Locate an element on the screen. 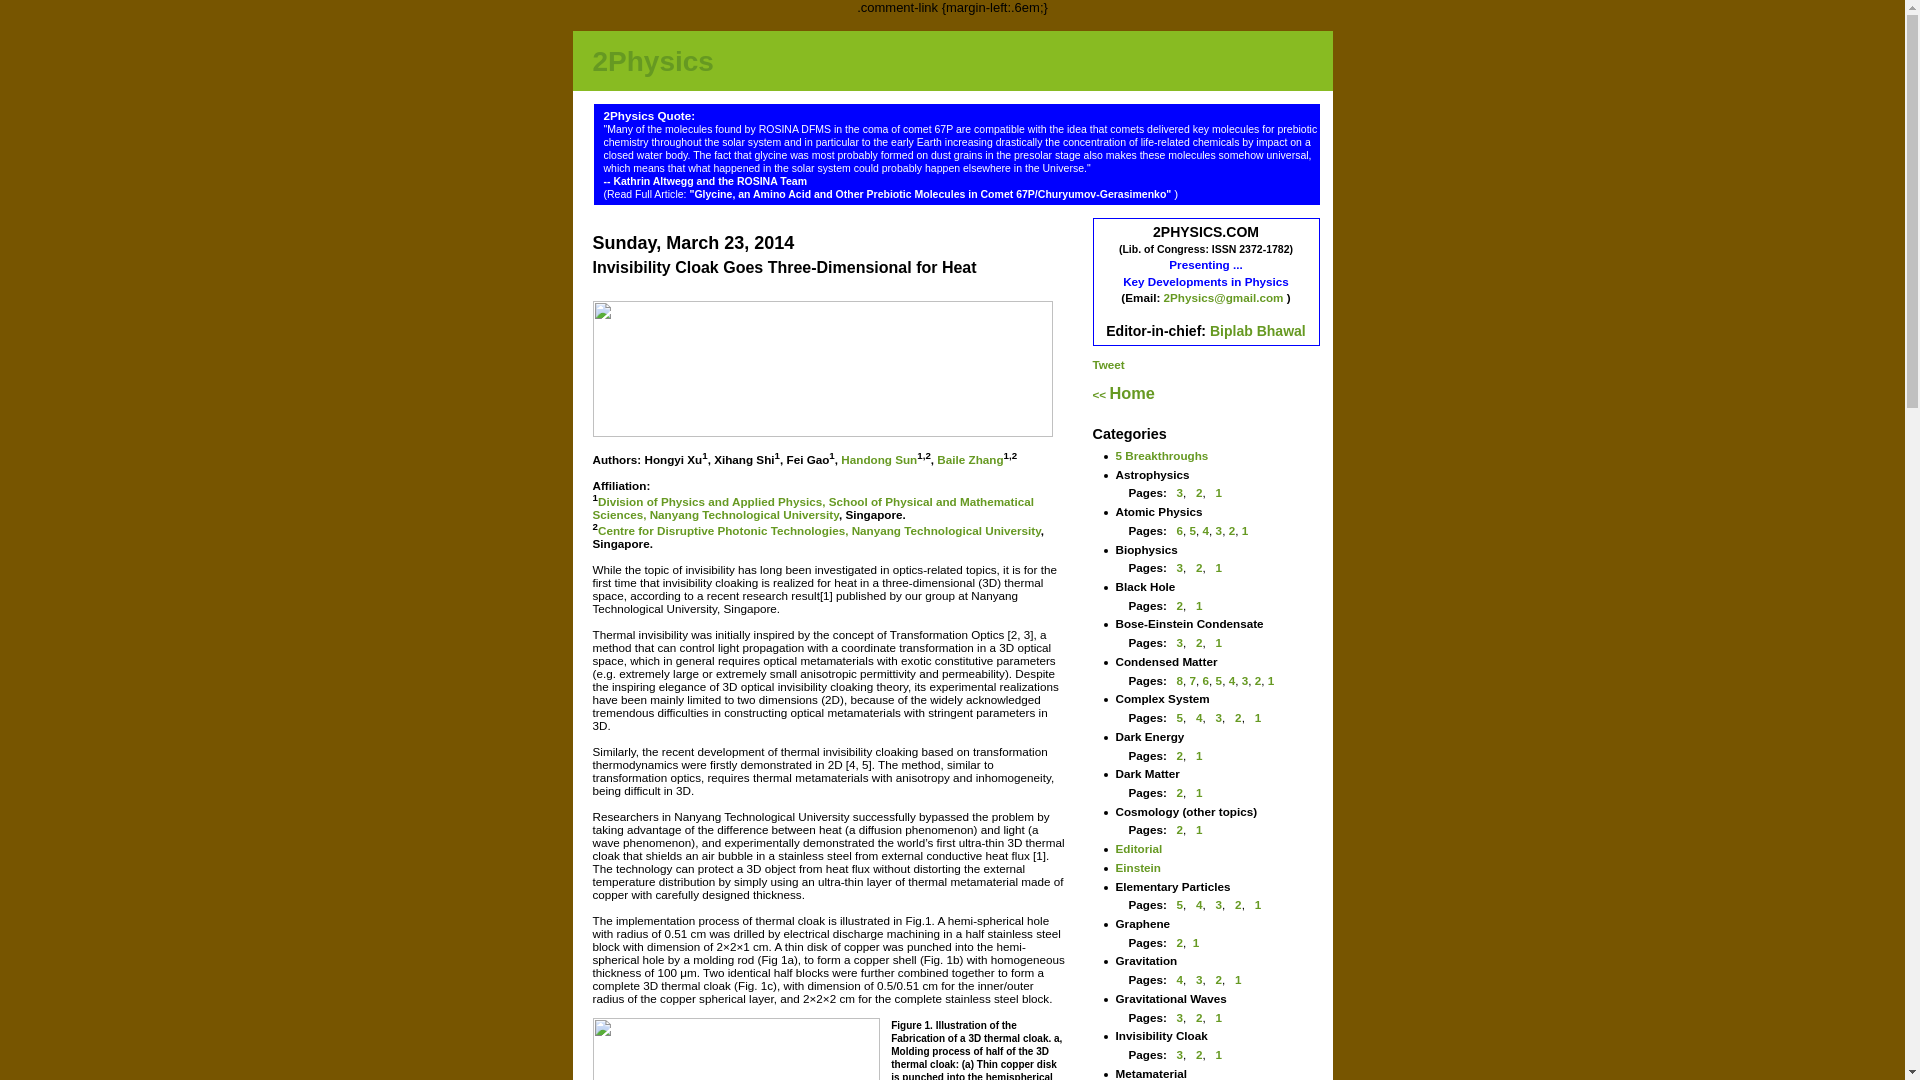 This screenshot has height=1080, width=1920. '1' is located at coordinates (1218, 642).